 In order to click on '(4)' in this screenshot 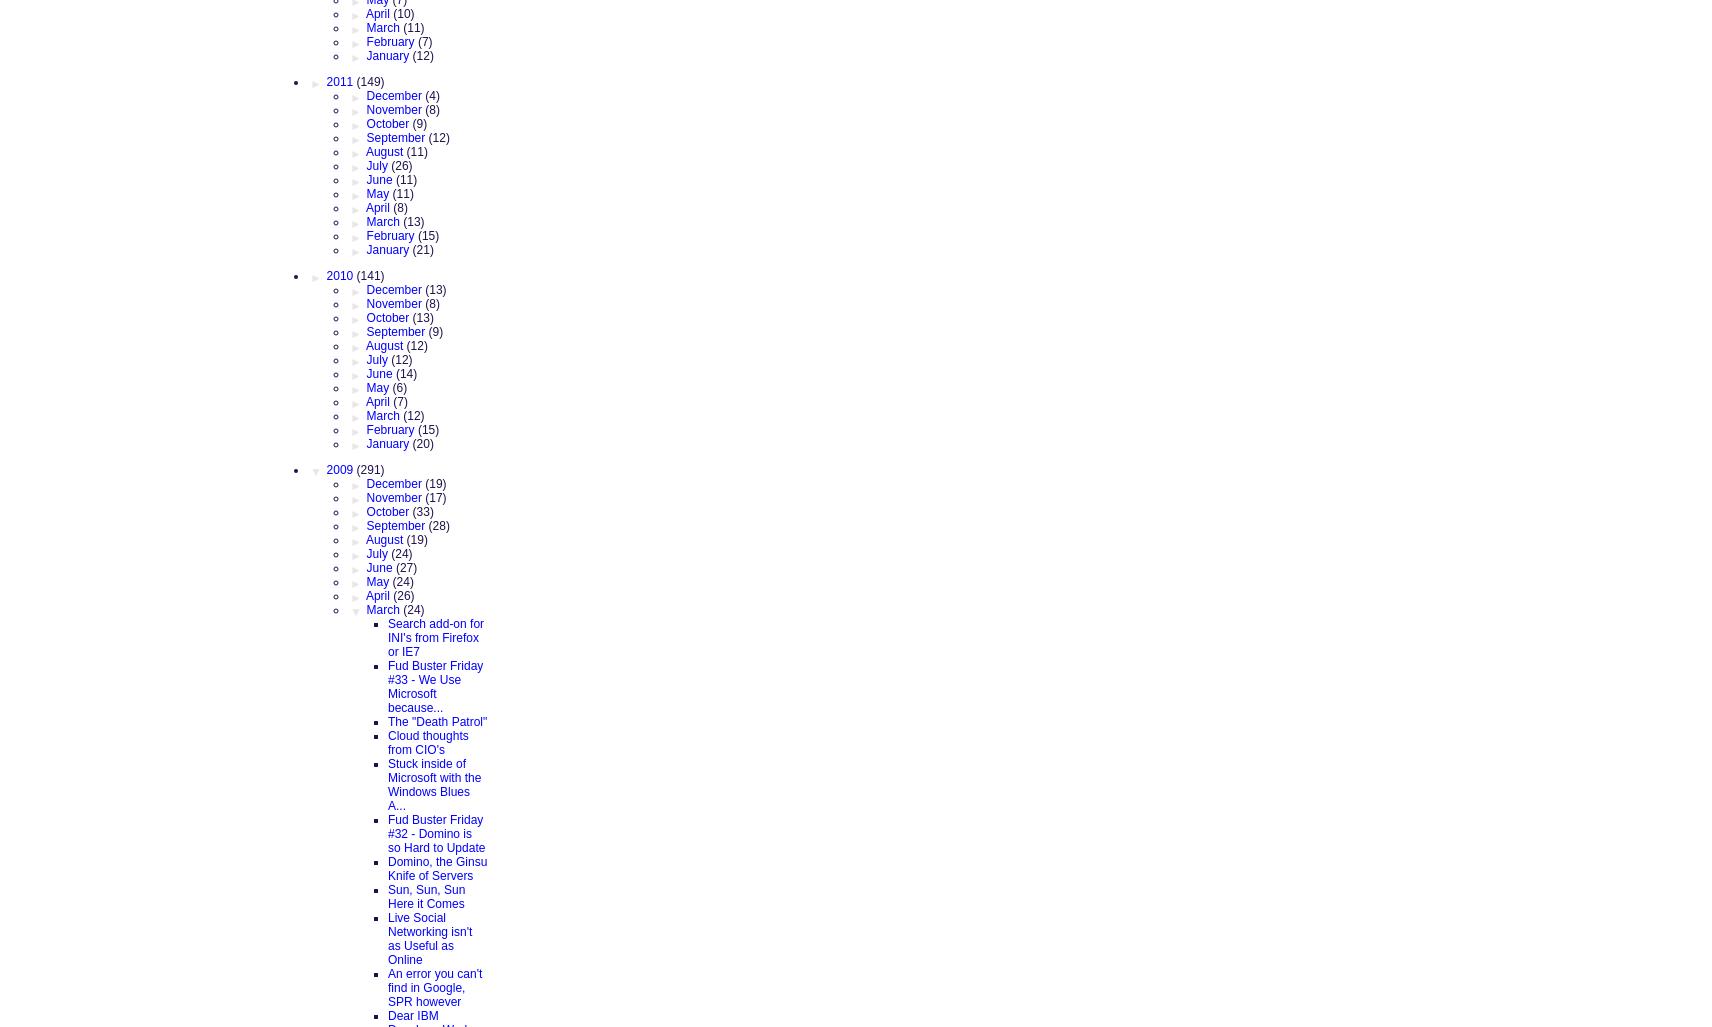, I will do `click(424, 93)`.